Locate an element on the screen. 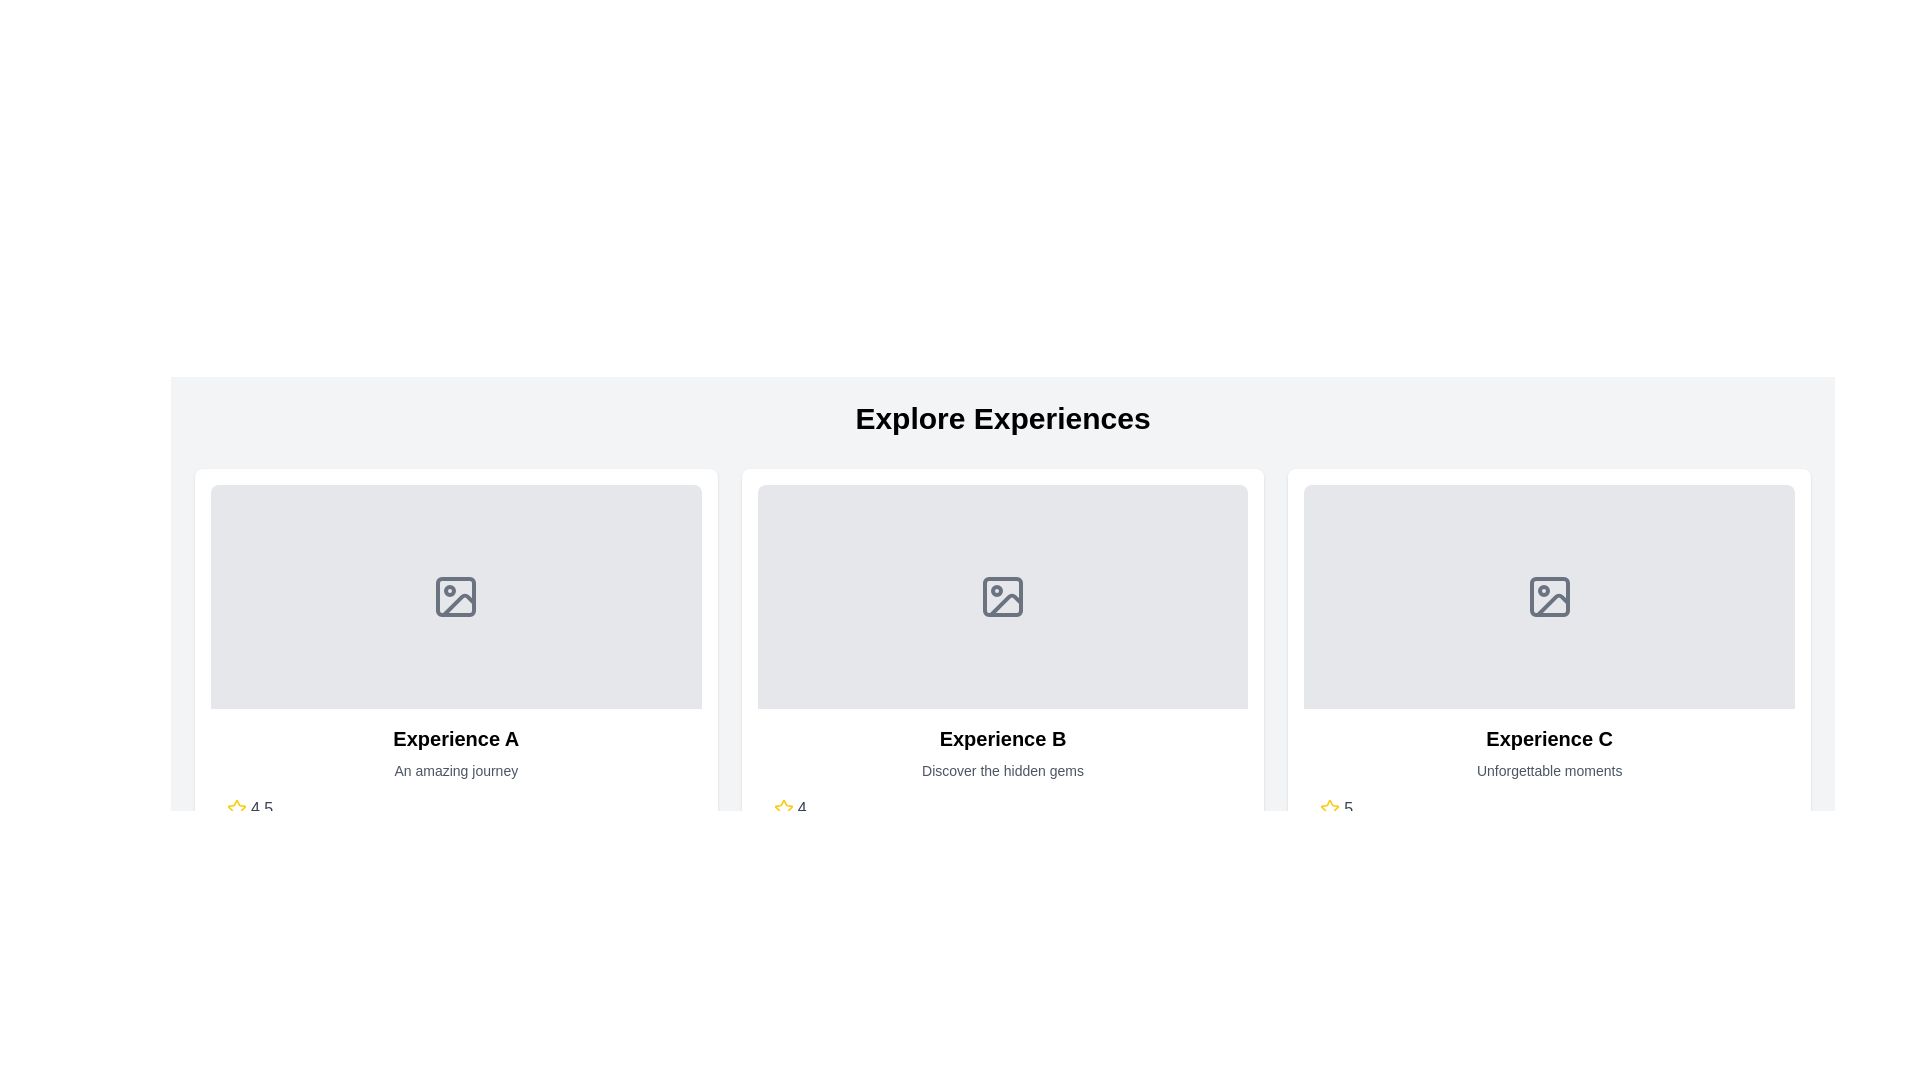 Image resolution: width=1920 pixels, height=1080 pixels. decorative rectangle within the vector graphic icon located at the top-middle of the 'Experience A' card component in the first column under 'Explore Experiences' is located at coordinates (455, 596).